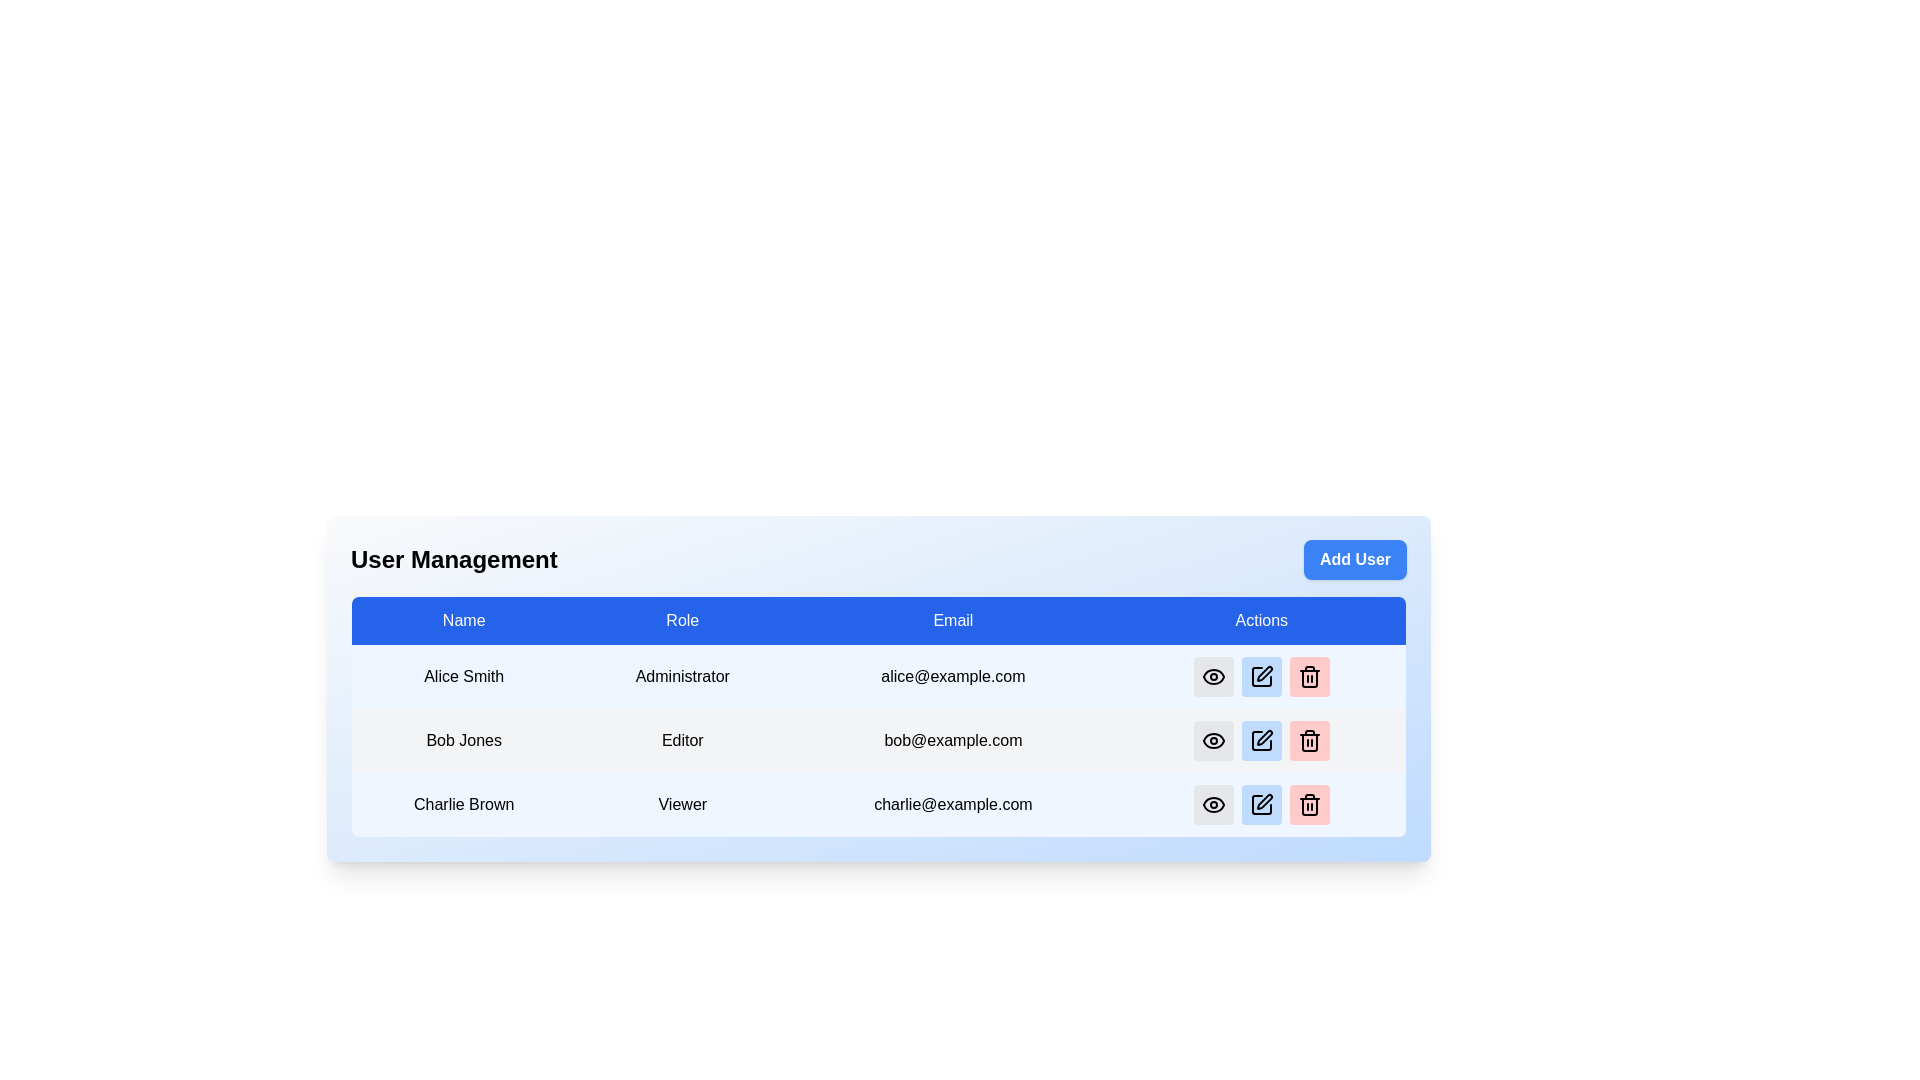 The width and height of the screenshot is (1920, 1080). Describe the element at coordinates (1260, 676) in the screenshot. I see `the edit button with an icon in the Actions column of the first row` at that location.